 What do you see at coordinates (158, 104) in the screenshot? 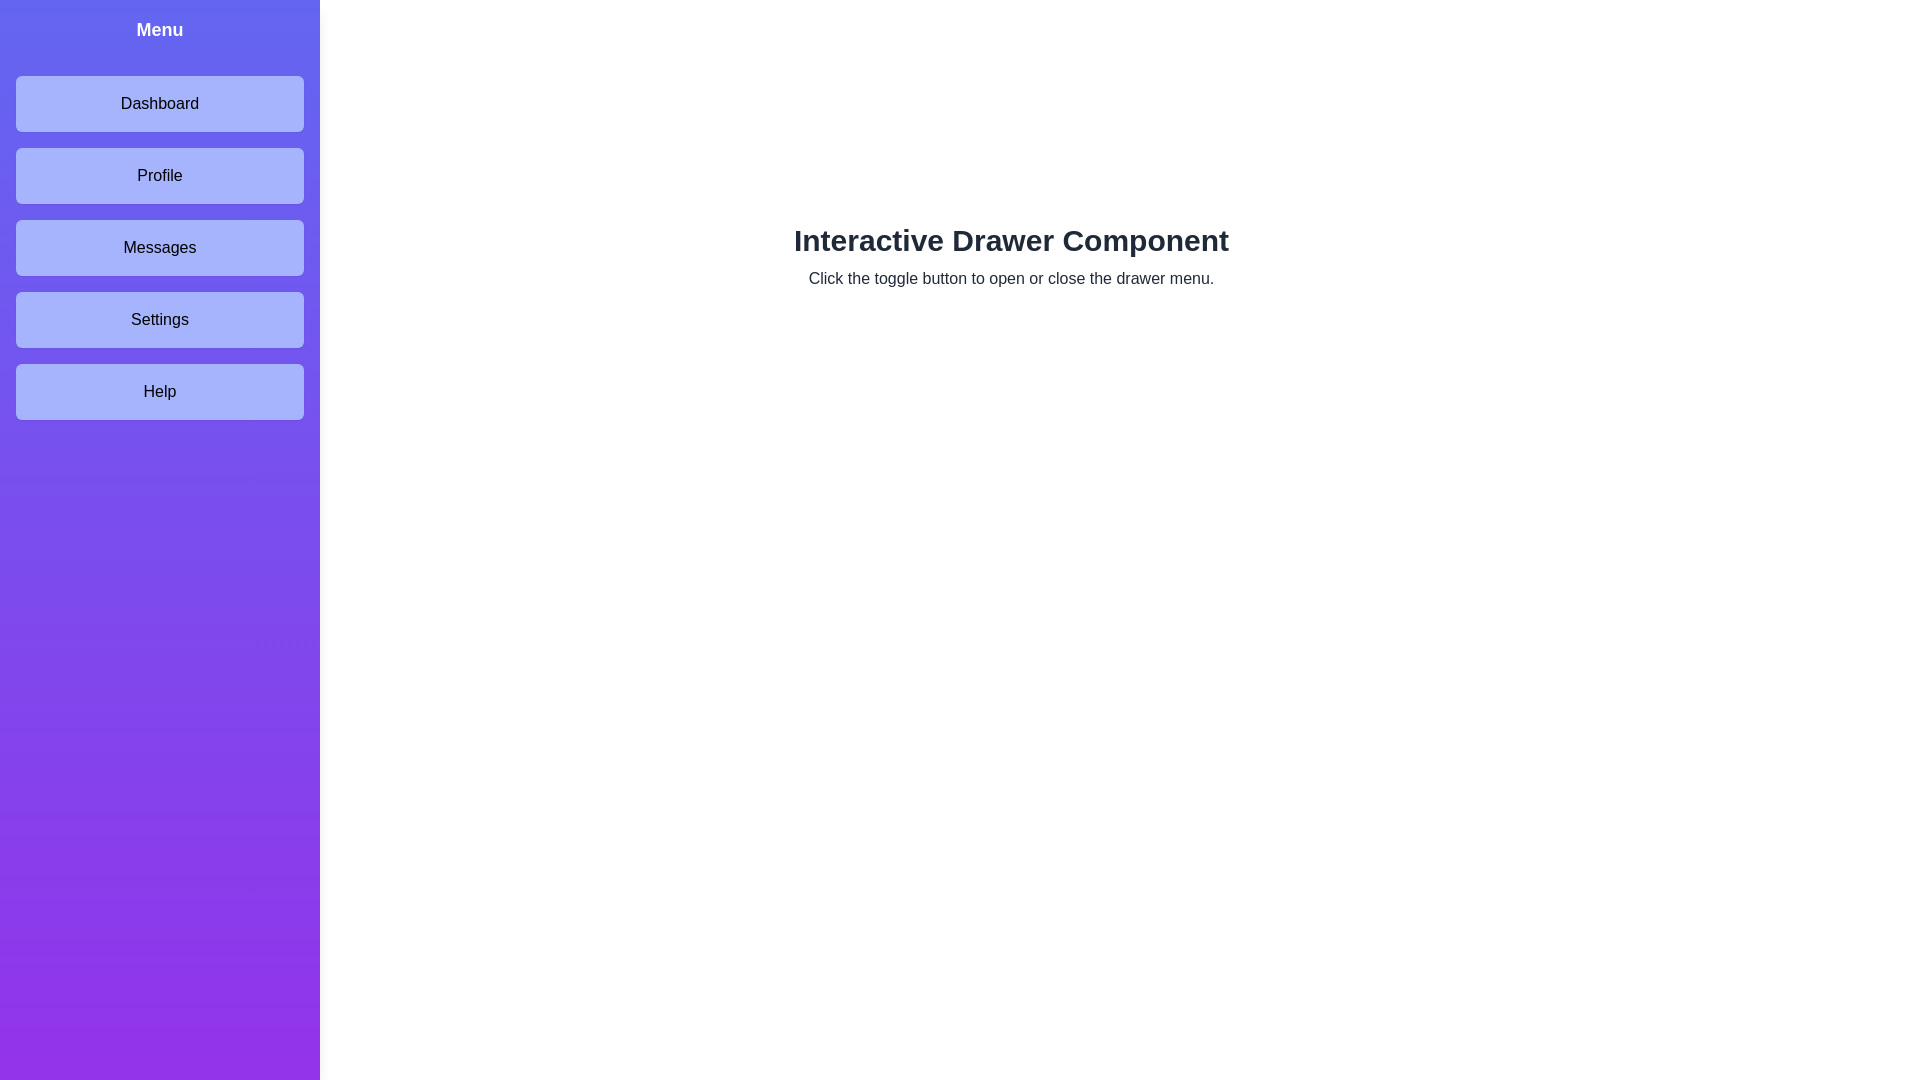
I see `the menu item labeled Dashboard by clicking on it` at bounding box center [158, 104].